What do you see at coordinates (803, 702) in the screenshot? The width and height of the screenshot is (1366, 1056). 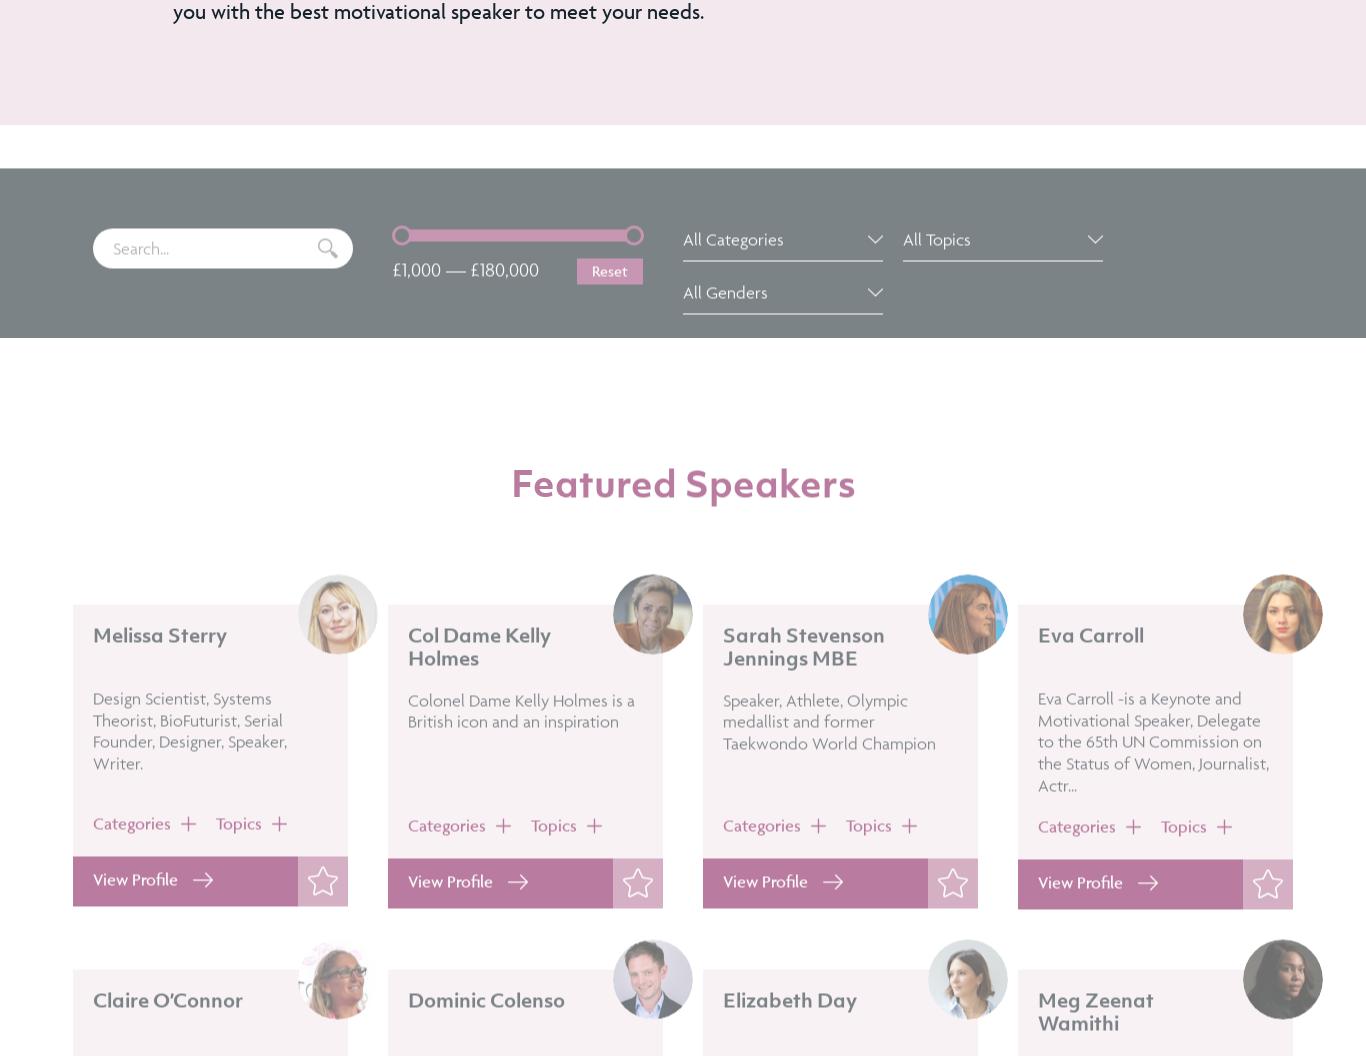 I see `'Sarah Stevenson Jennings MBE'` at bounding box center [803, 702].